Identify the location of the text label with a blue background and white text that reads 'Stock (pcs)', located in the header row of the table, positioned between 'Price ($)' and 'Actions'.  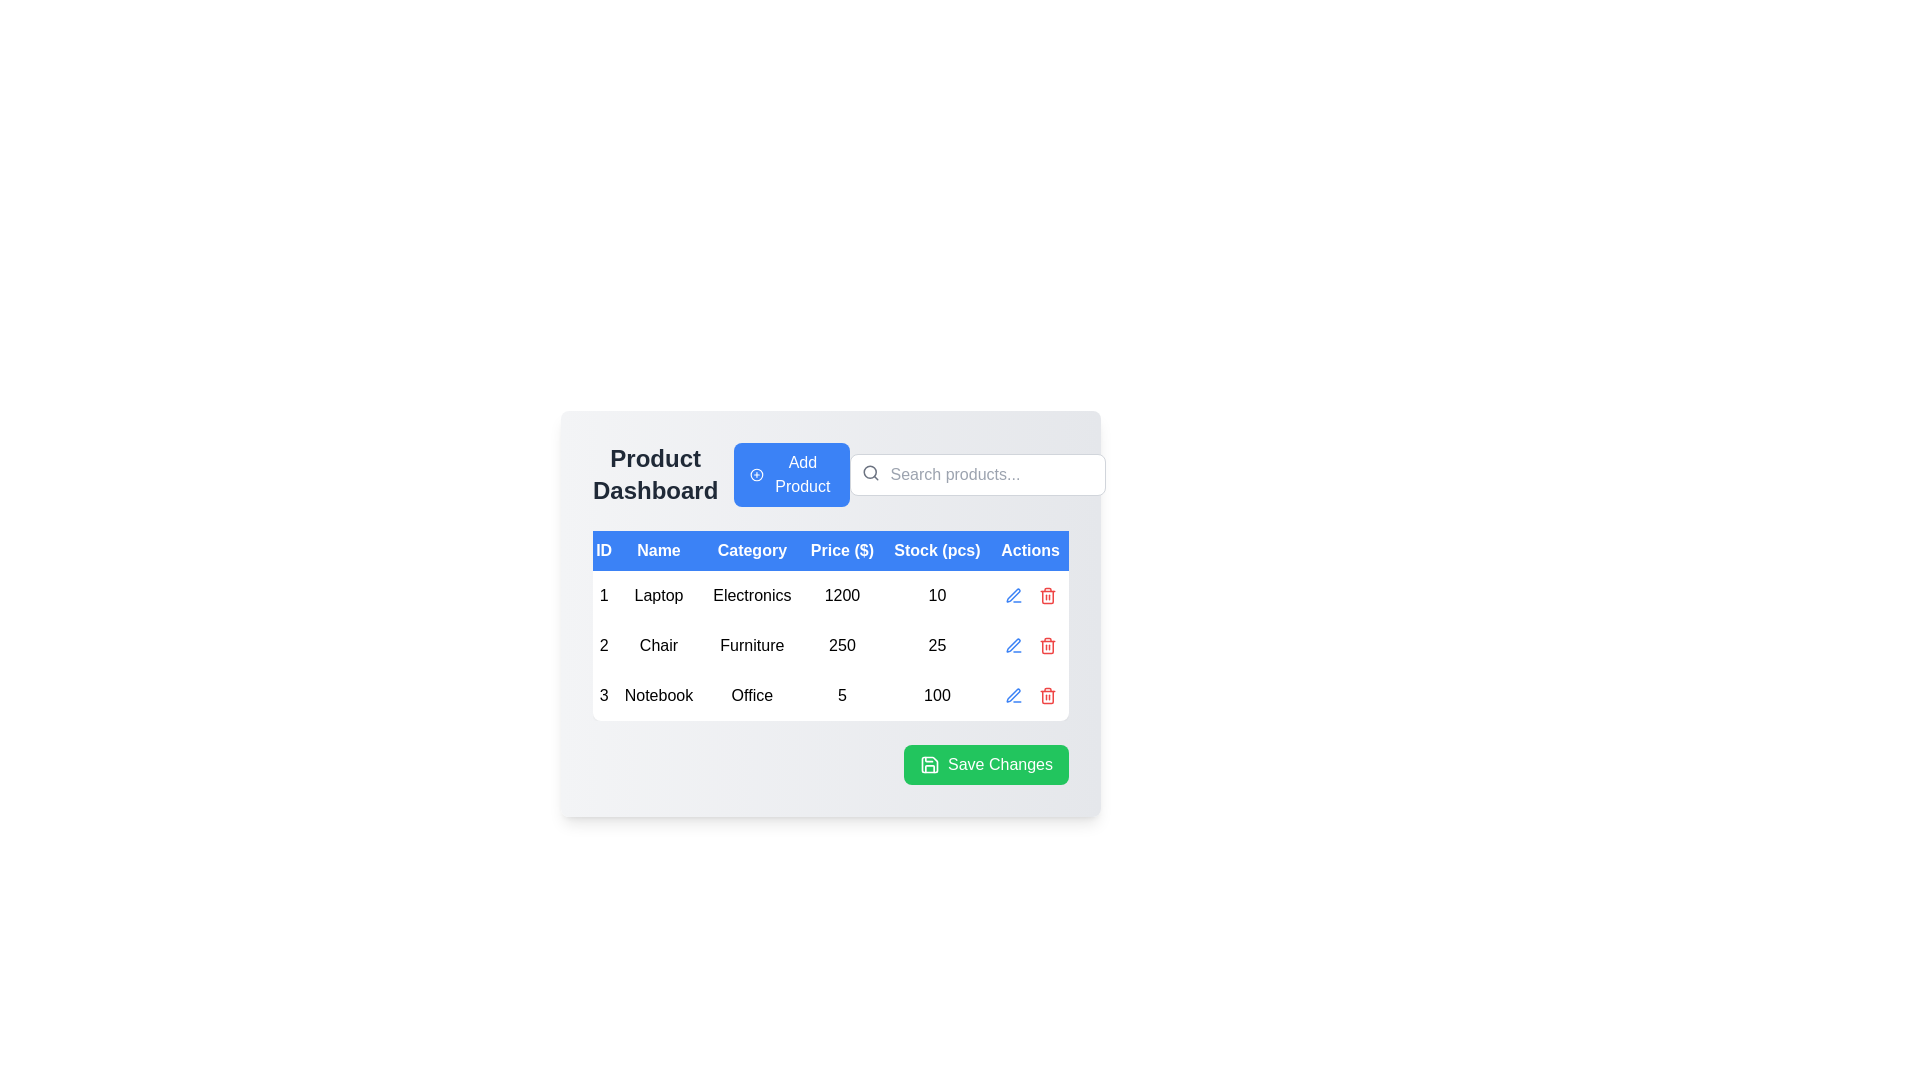
(936, 551).